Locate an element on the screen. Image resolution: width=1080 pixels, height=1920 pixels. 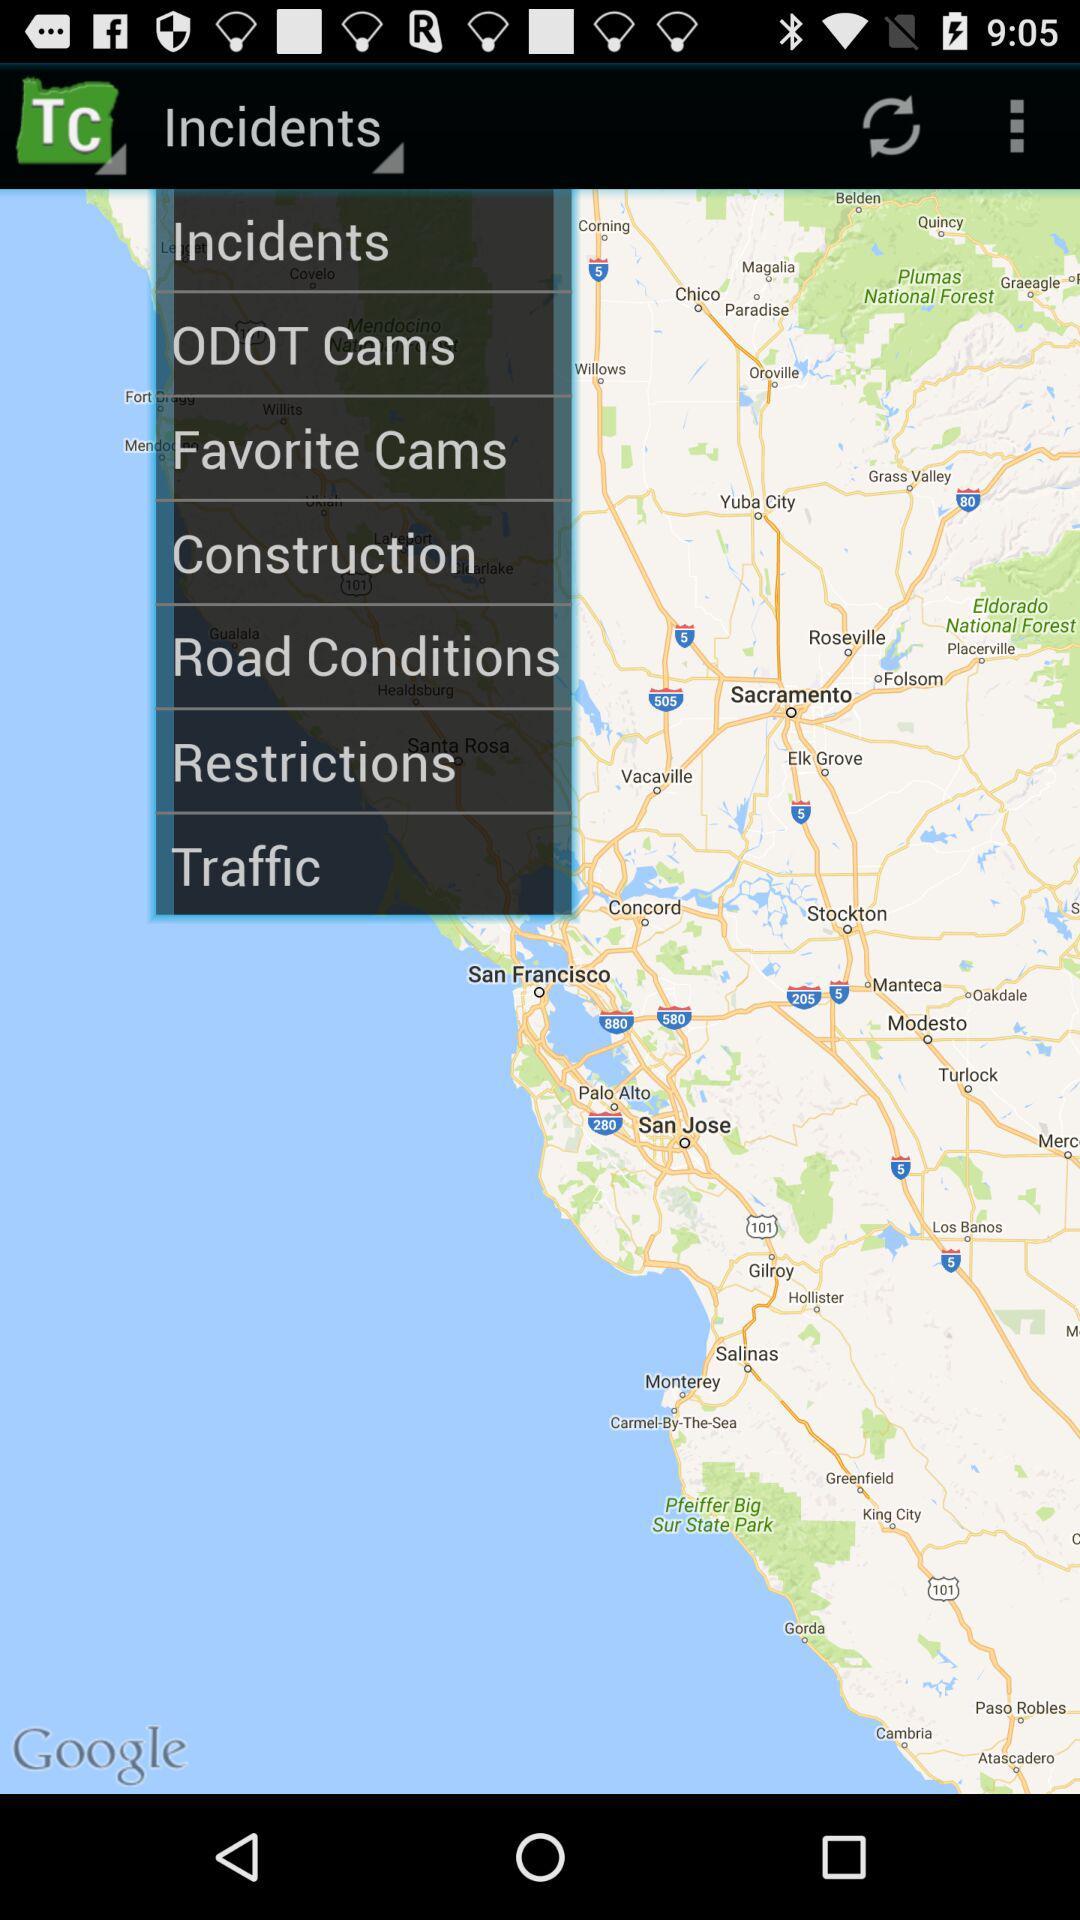
traffic is located at coordinates (363, 865).